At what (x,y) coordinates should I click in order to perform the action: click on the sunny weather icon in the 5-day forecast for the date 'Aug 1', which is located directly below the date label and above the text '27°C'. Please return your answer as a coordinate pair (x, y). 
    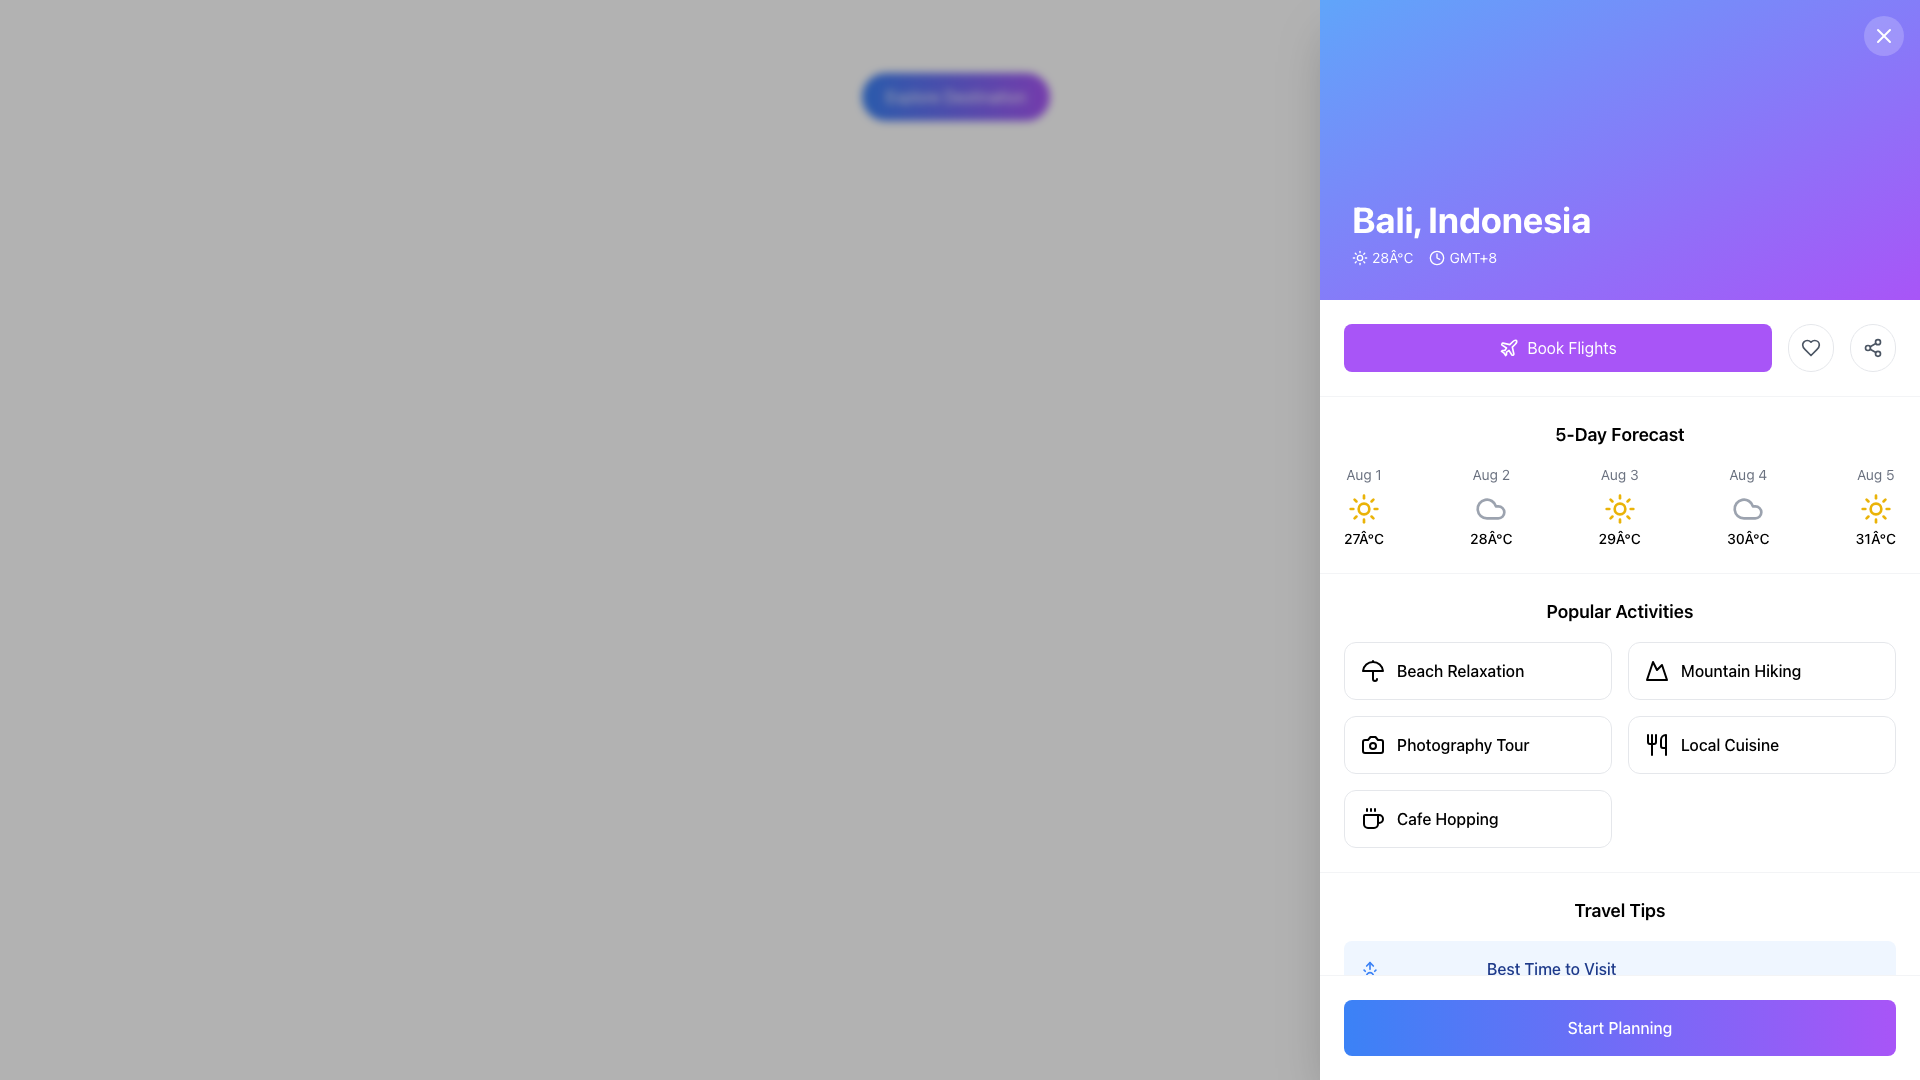
    Looking at the image, I should click on (1362, 508).